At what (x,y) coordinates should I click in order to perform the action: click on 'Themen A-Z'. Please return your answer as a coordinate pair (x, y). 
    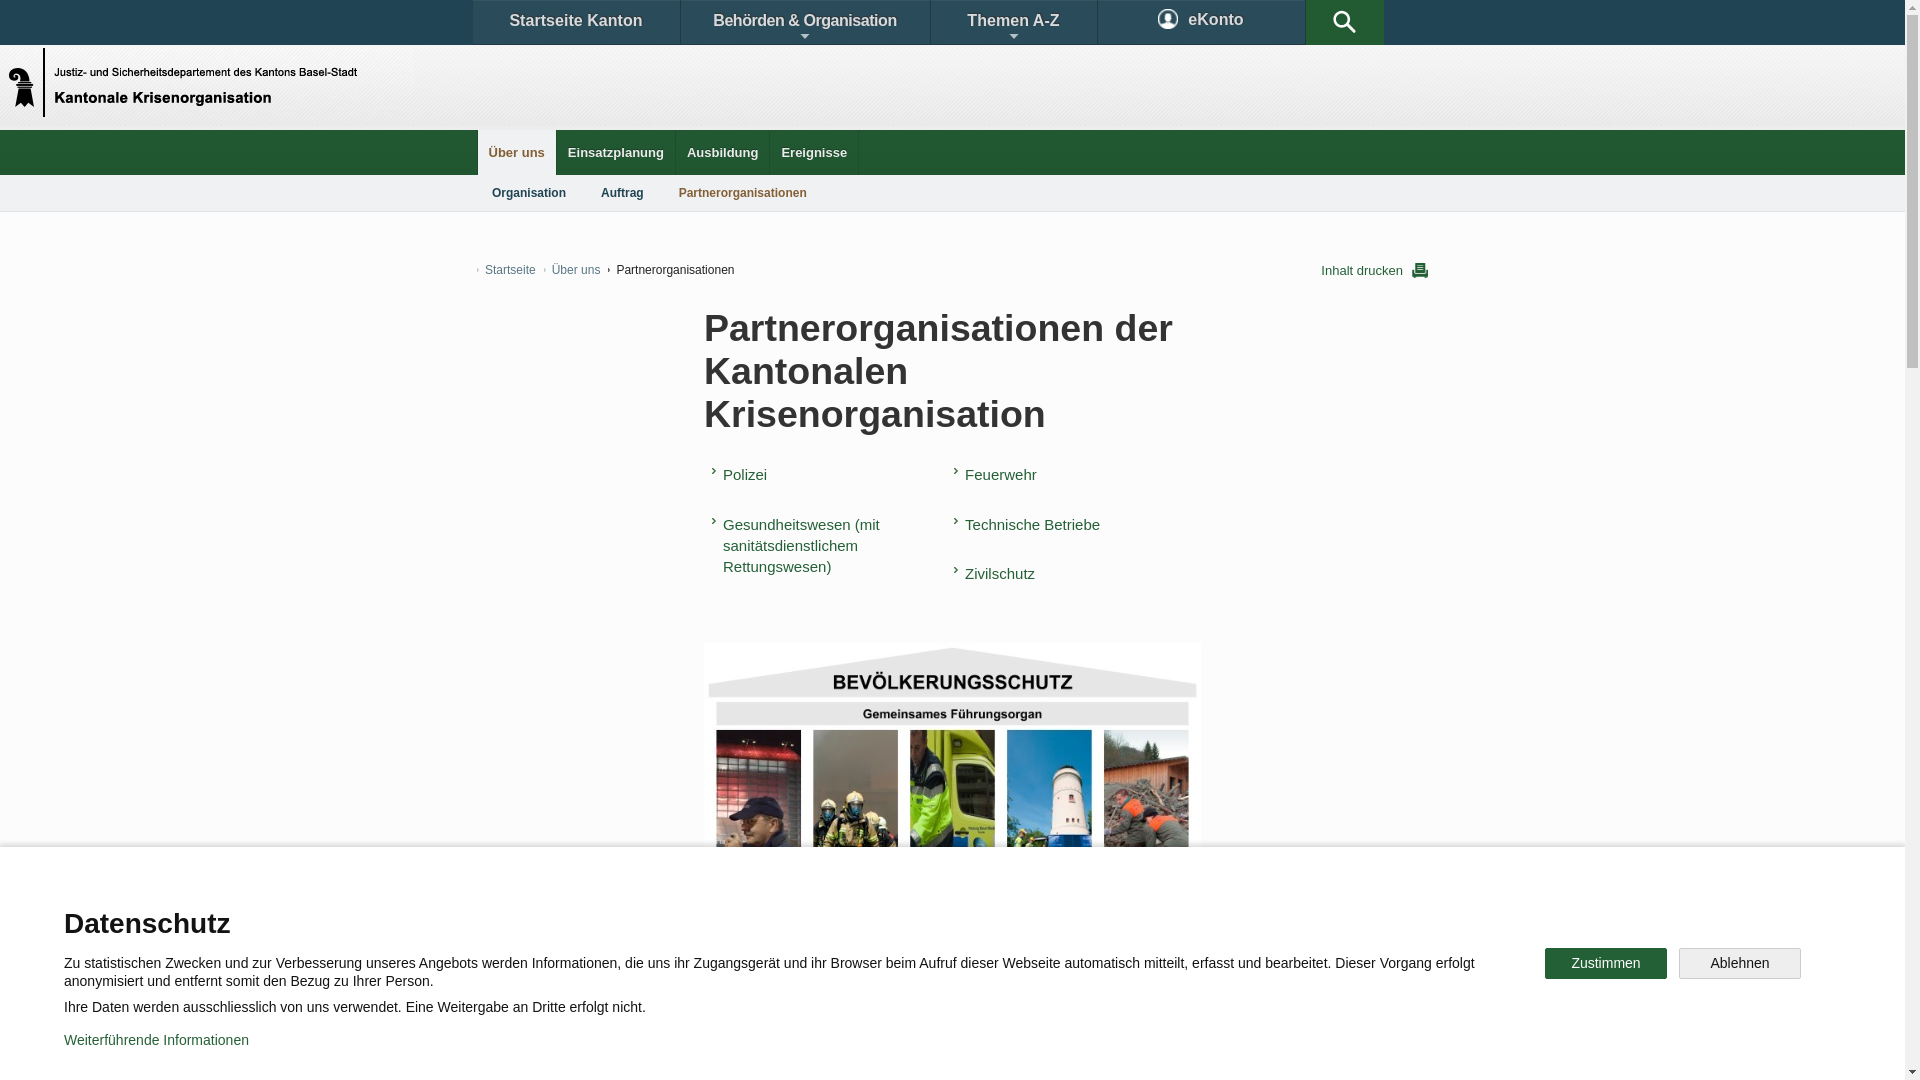
    Looking at the image, I should click on (1012, 22).